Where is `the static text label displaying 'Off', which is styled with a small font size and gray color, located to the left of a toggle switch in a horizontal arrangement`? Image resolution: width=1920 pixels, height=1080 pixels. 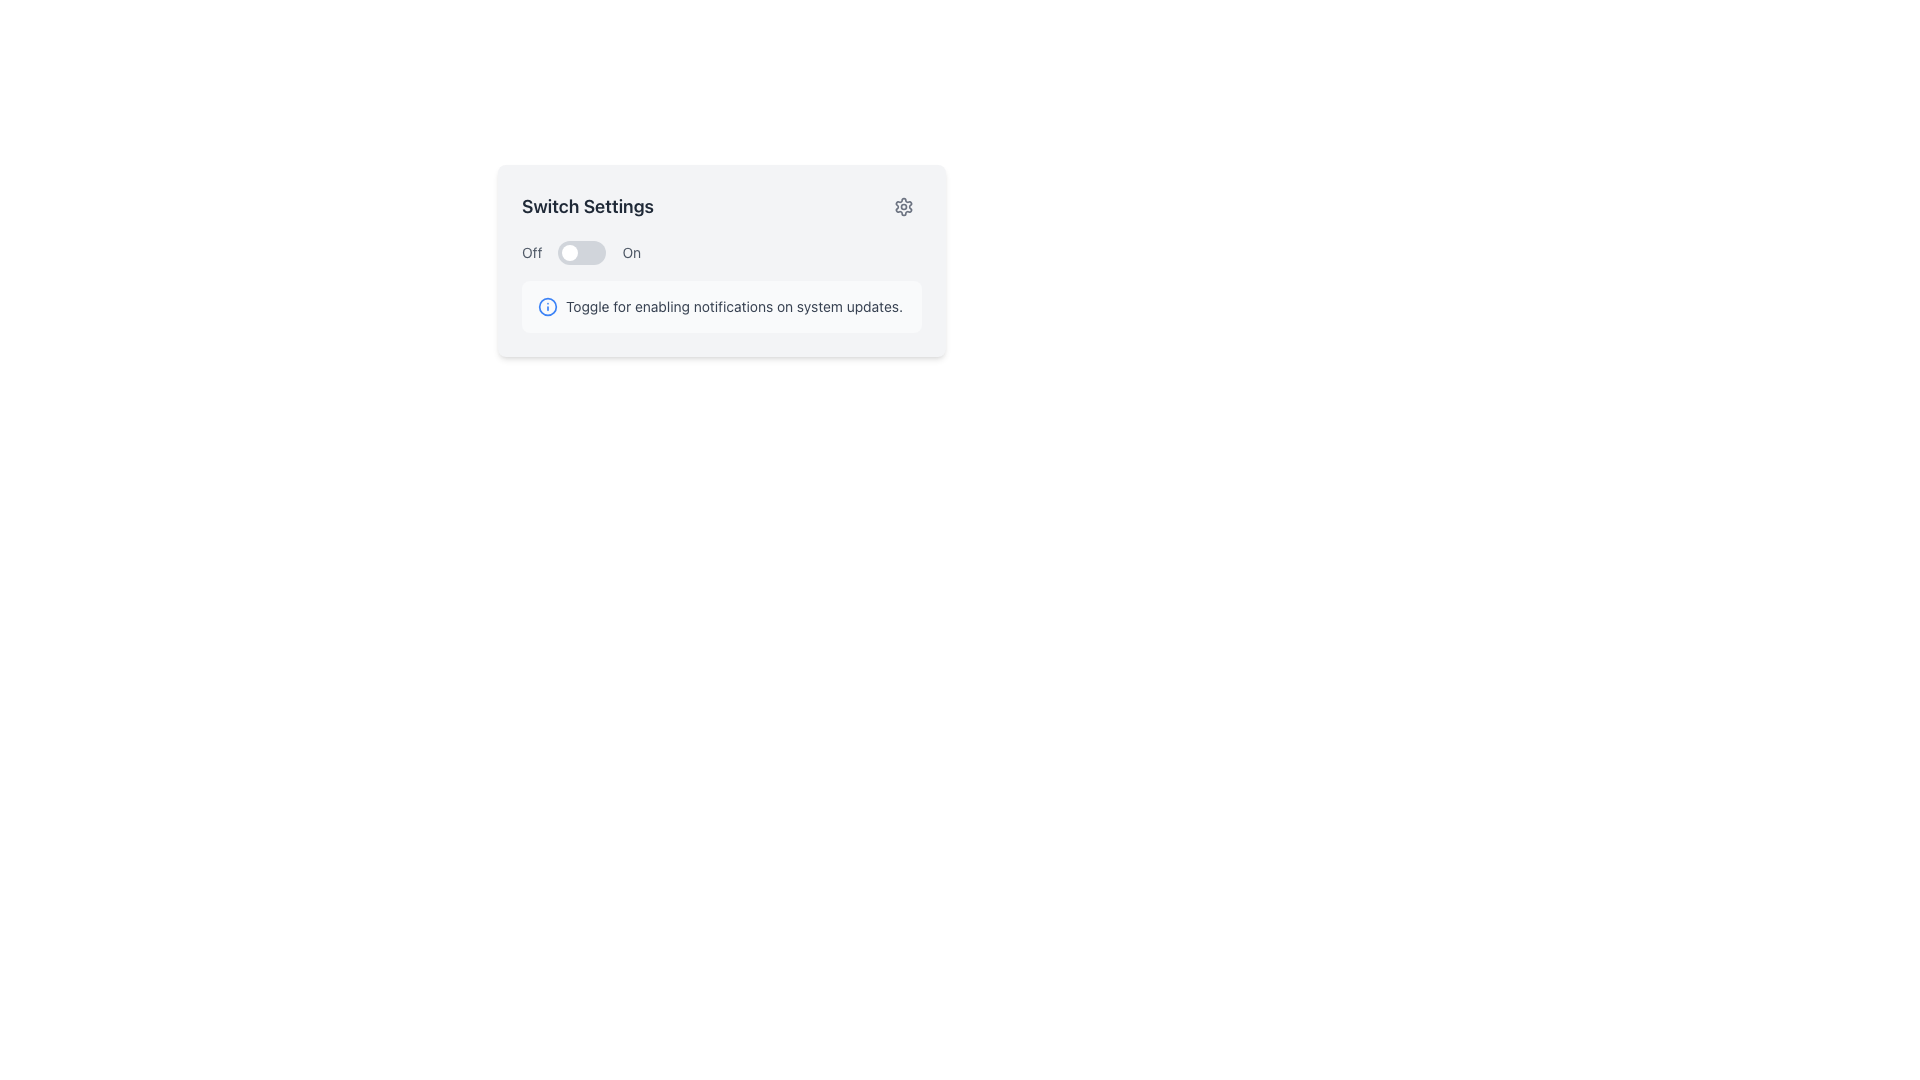
the static text label displaying 'Off', which is styled with a small font size and gray color, located to the left of a toggle switch in a horizontal arrangement is located at coordinates (532, 252).